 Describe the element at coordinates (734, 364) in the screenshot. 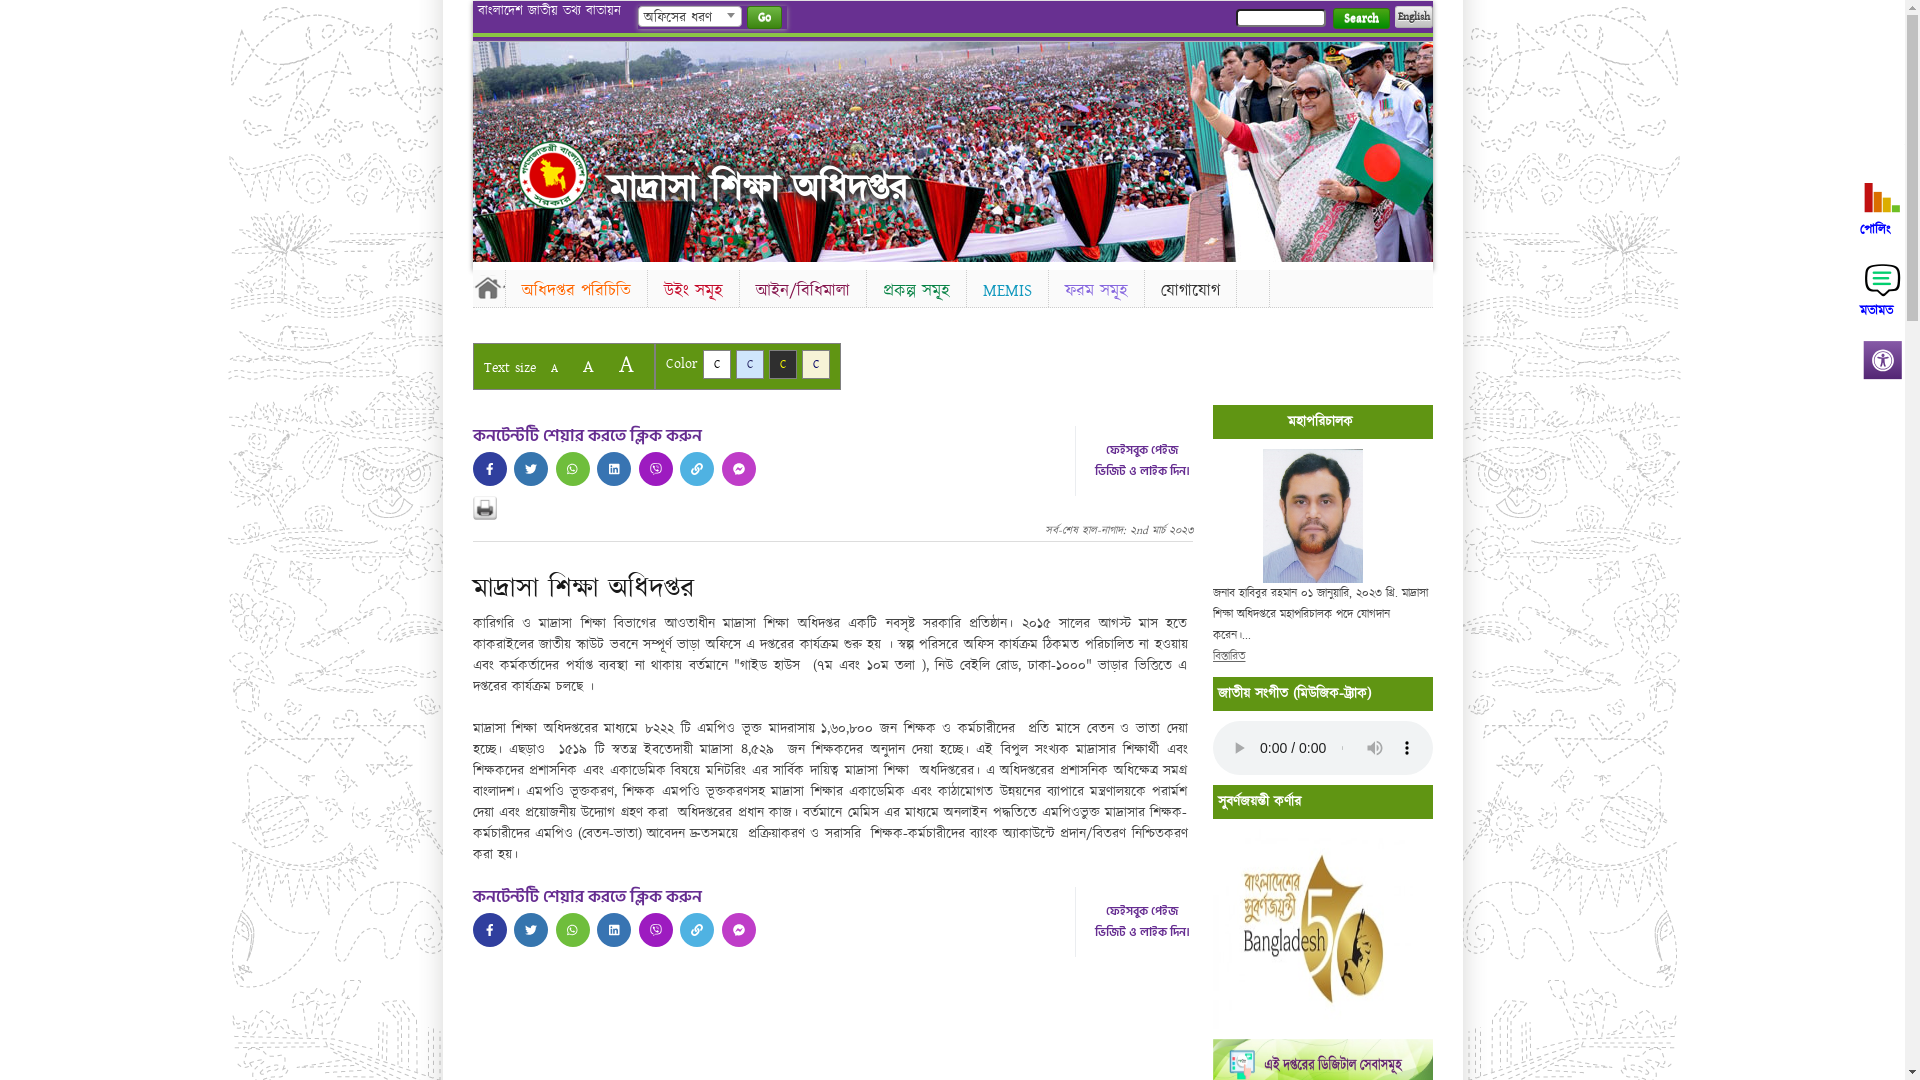

I see `'C'` at that location.